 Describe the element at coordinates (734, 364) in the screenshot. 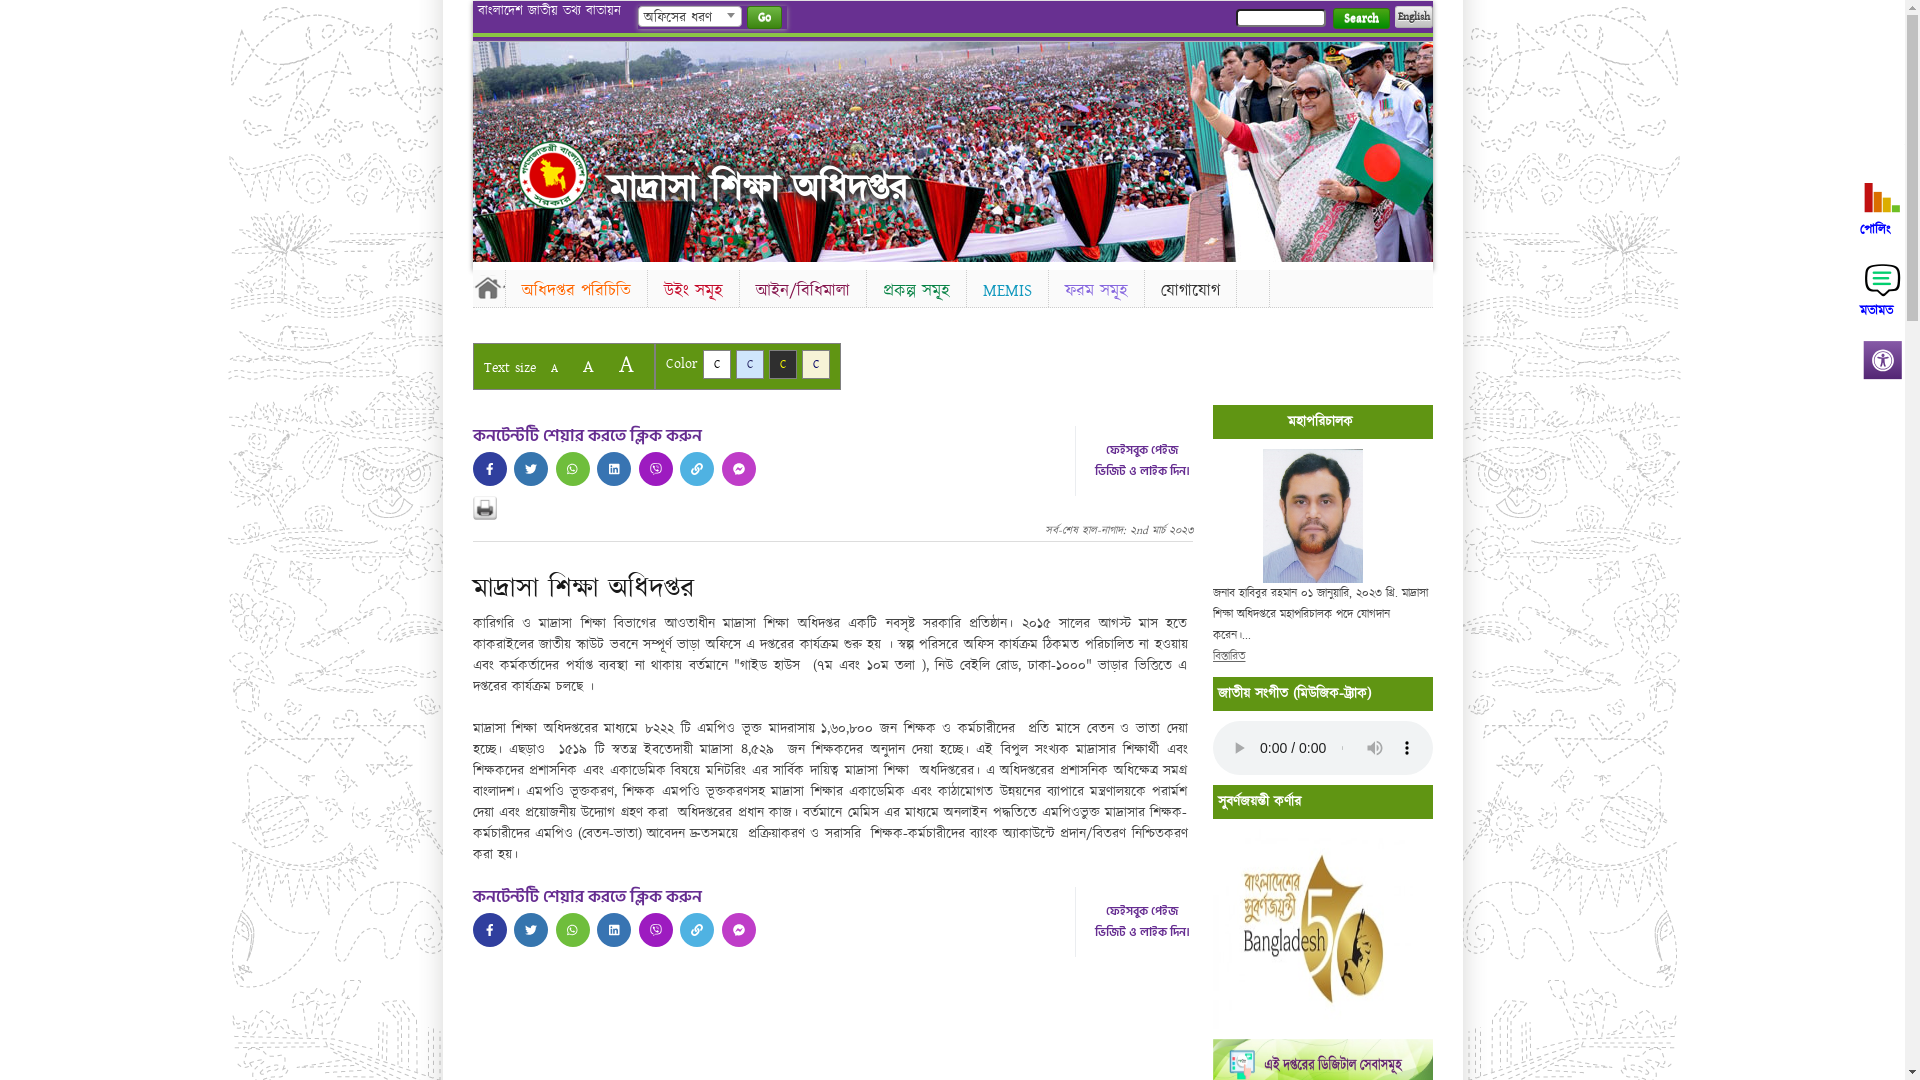

I see `'C'` at that location.